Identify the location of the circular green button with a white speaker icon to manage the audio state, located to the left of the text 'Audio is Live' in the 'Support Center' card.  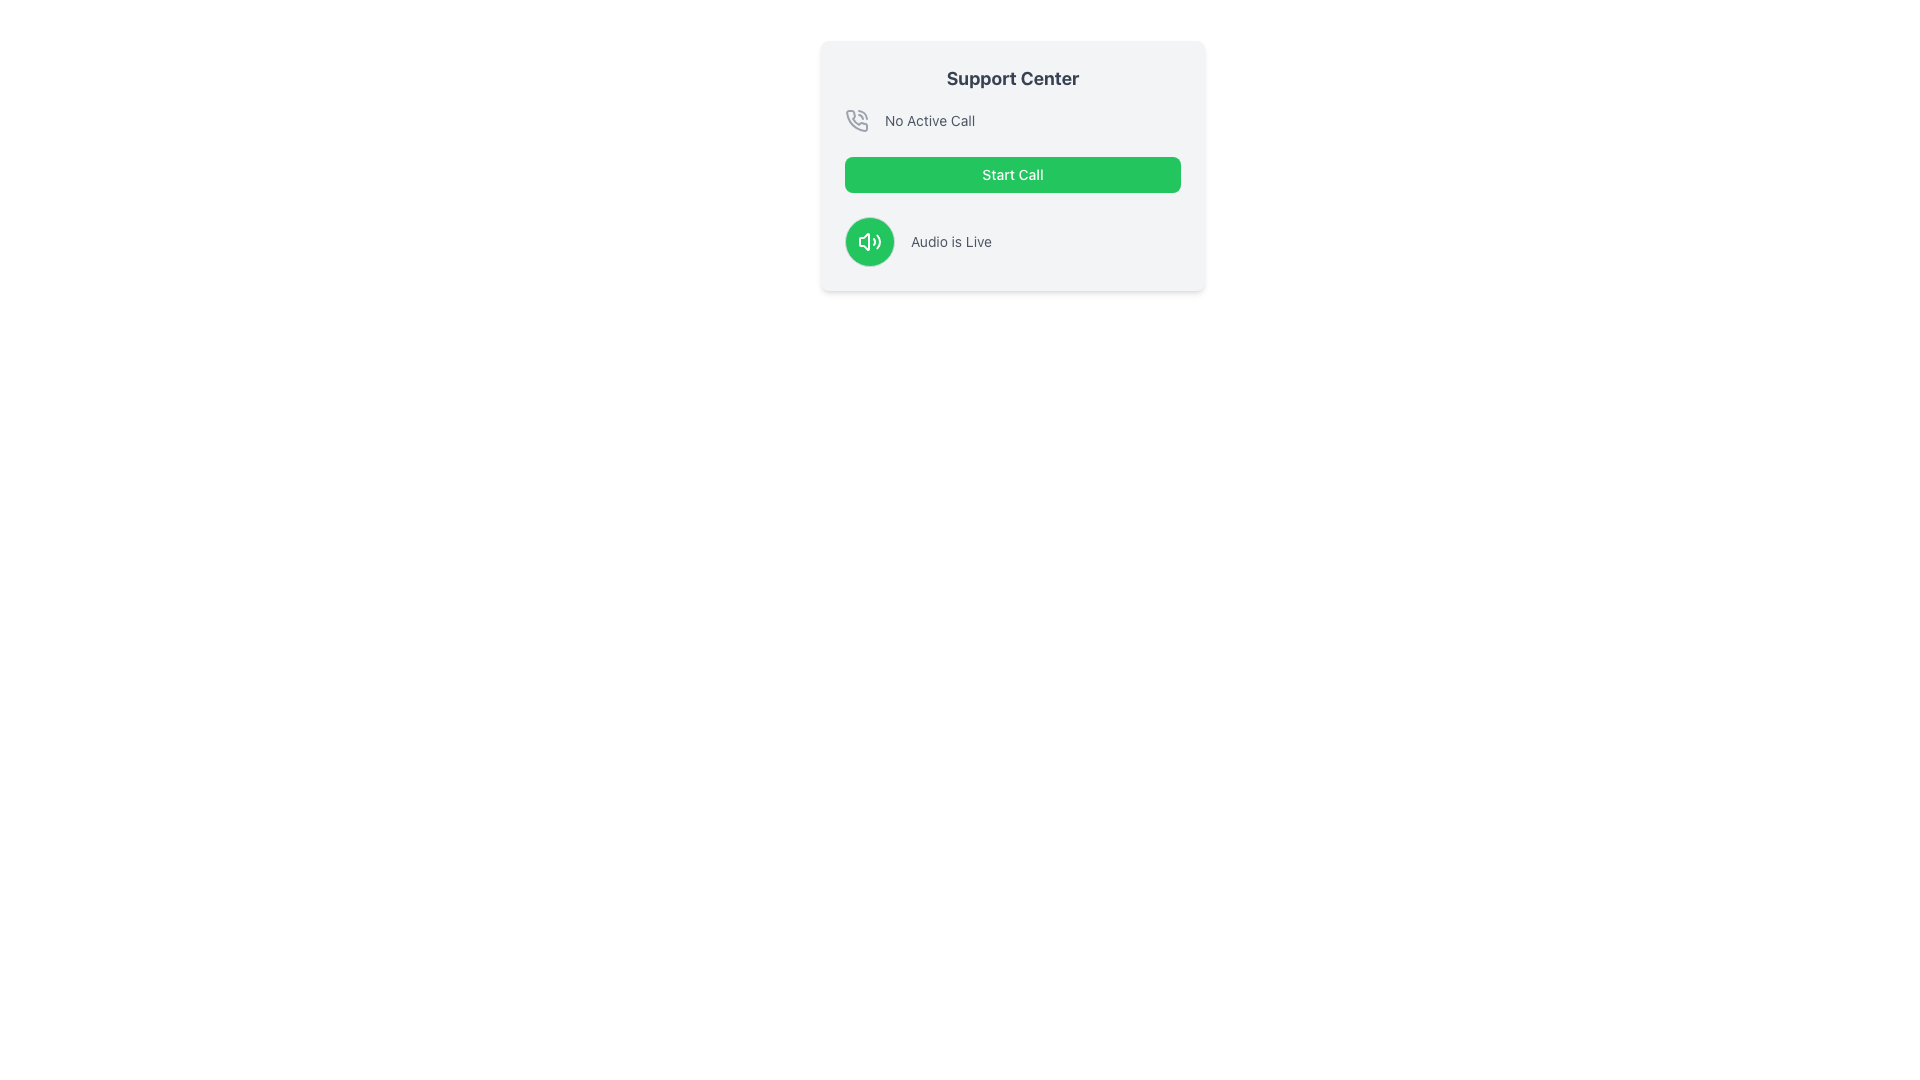
(869, 241).